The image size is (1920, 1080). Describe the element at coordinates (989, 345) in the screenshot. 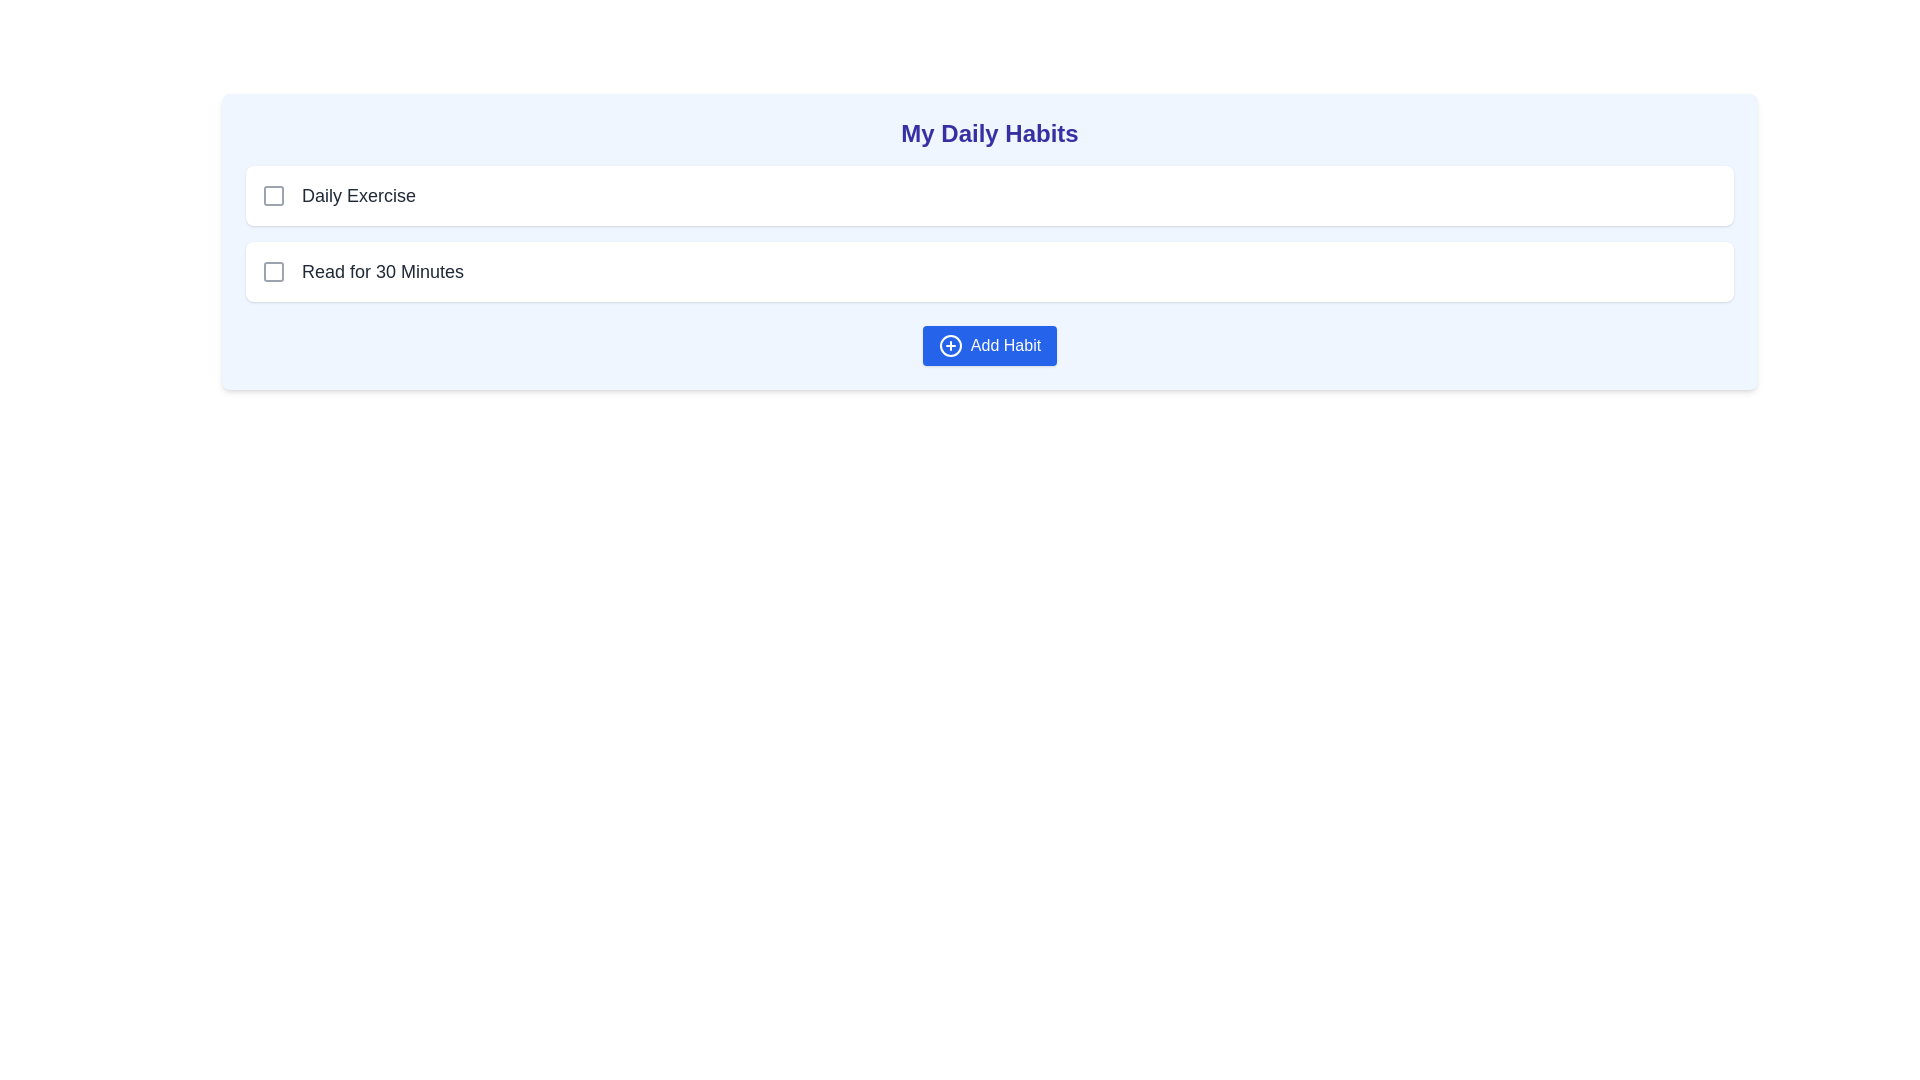

I see `the button for adding new habits` at that location.